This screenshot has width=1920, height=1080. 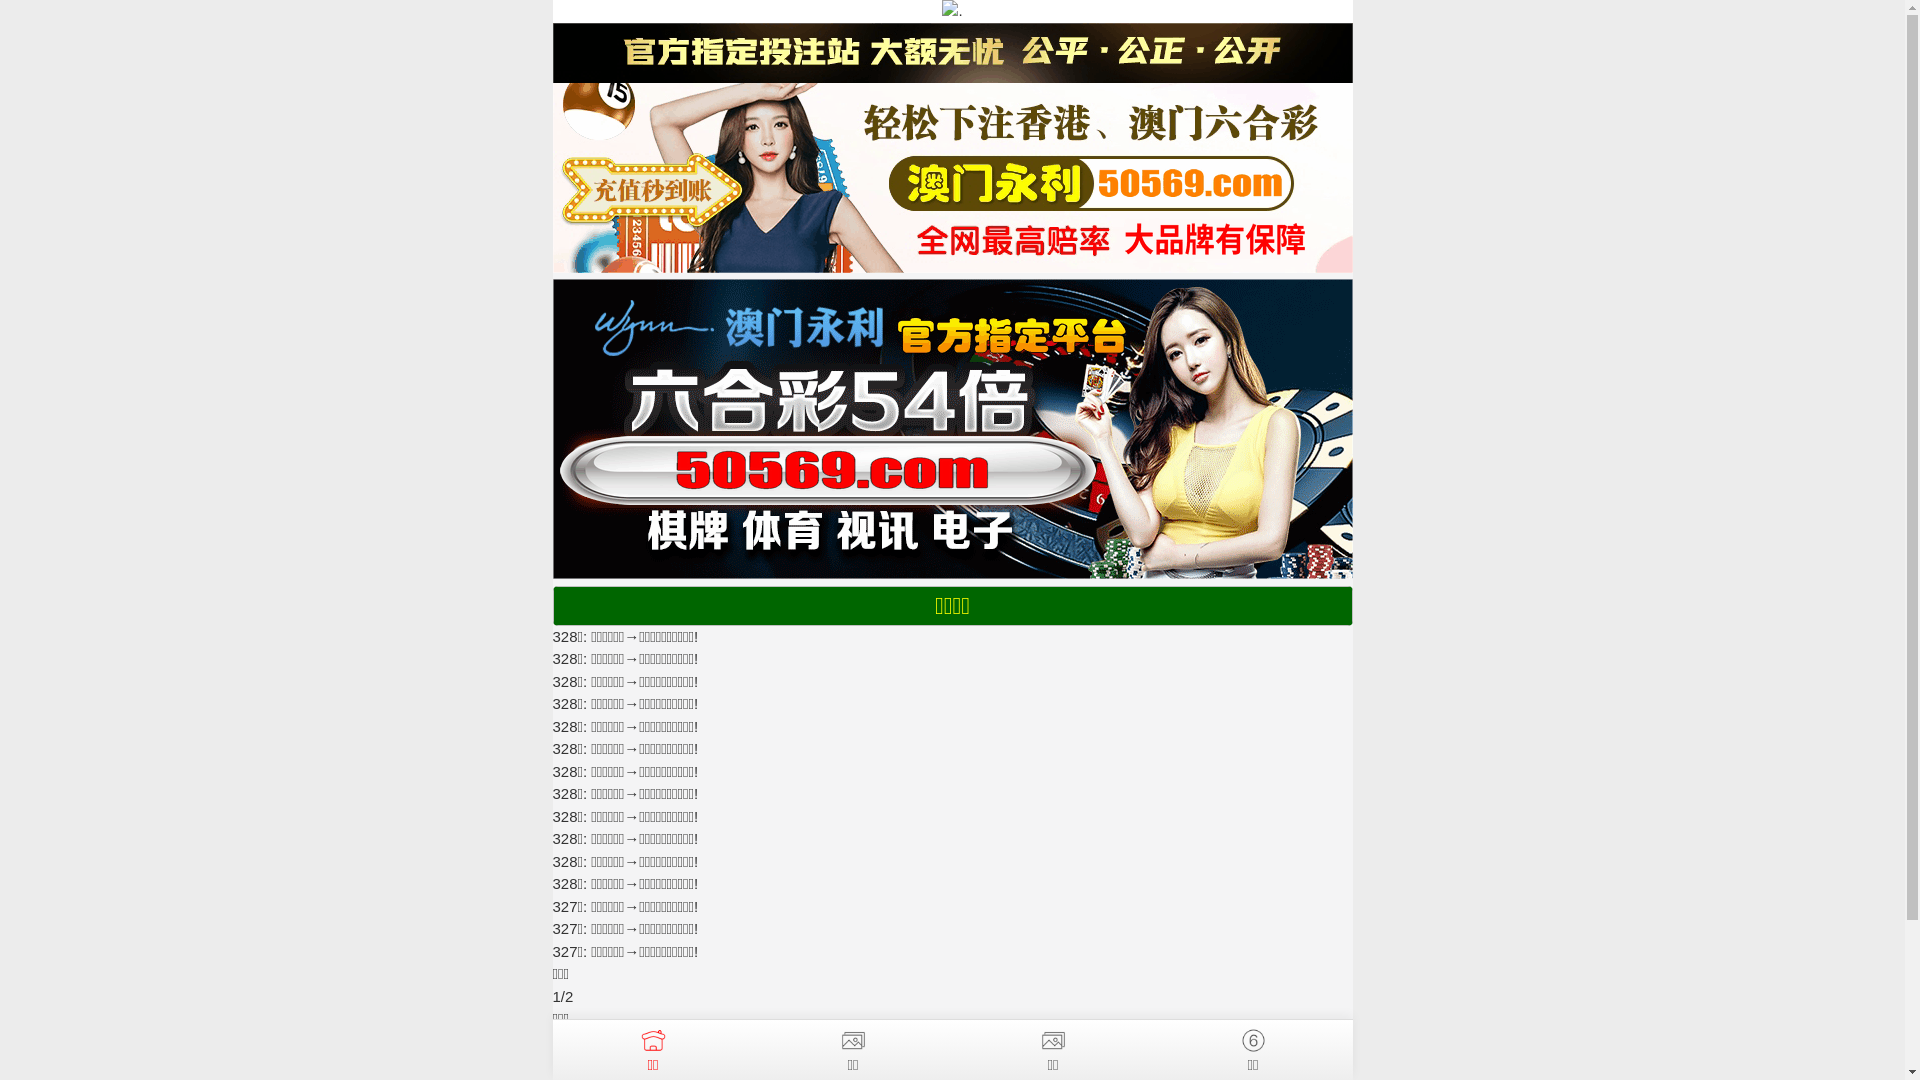 What do you see at coordinates (552, 996) in the screenshot?
I see `'1/2'` at bounding box center [552, 996].